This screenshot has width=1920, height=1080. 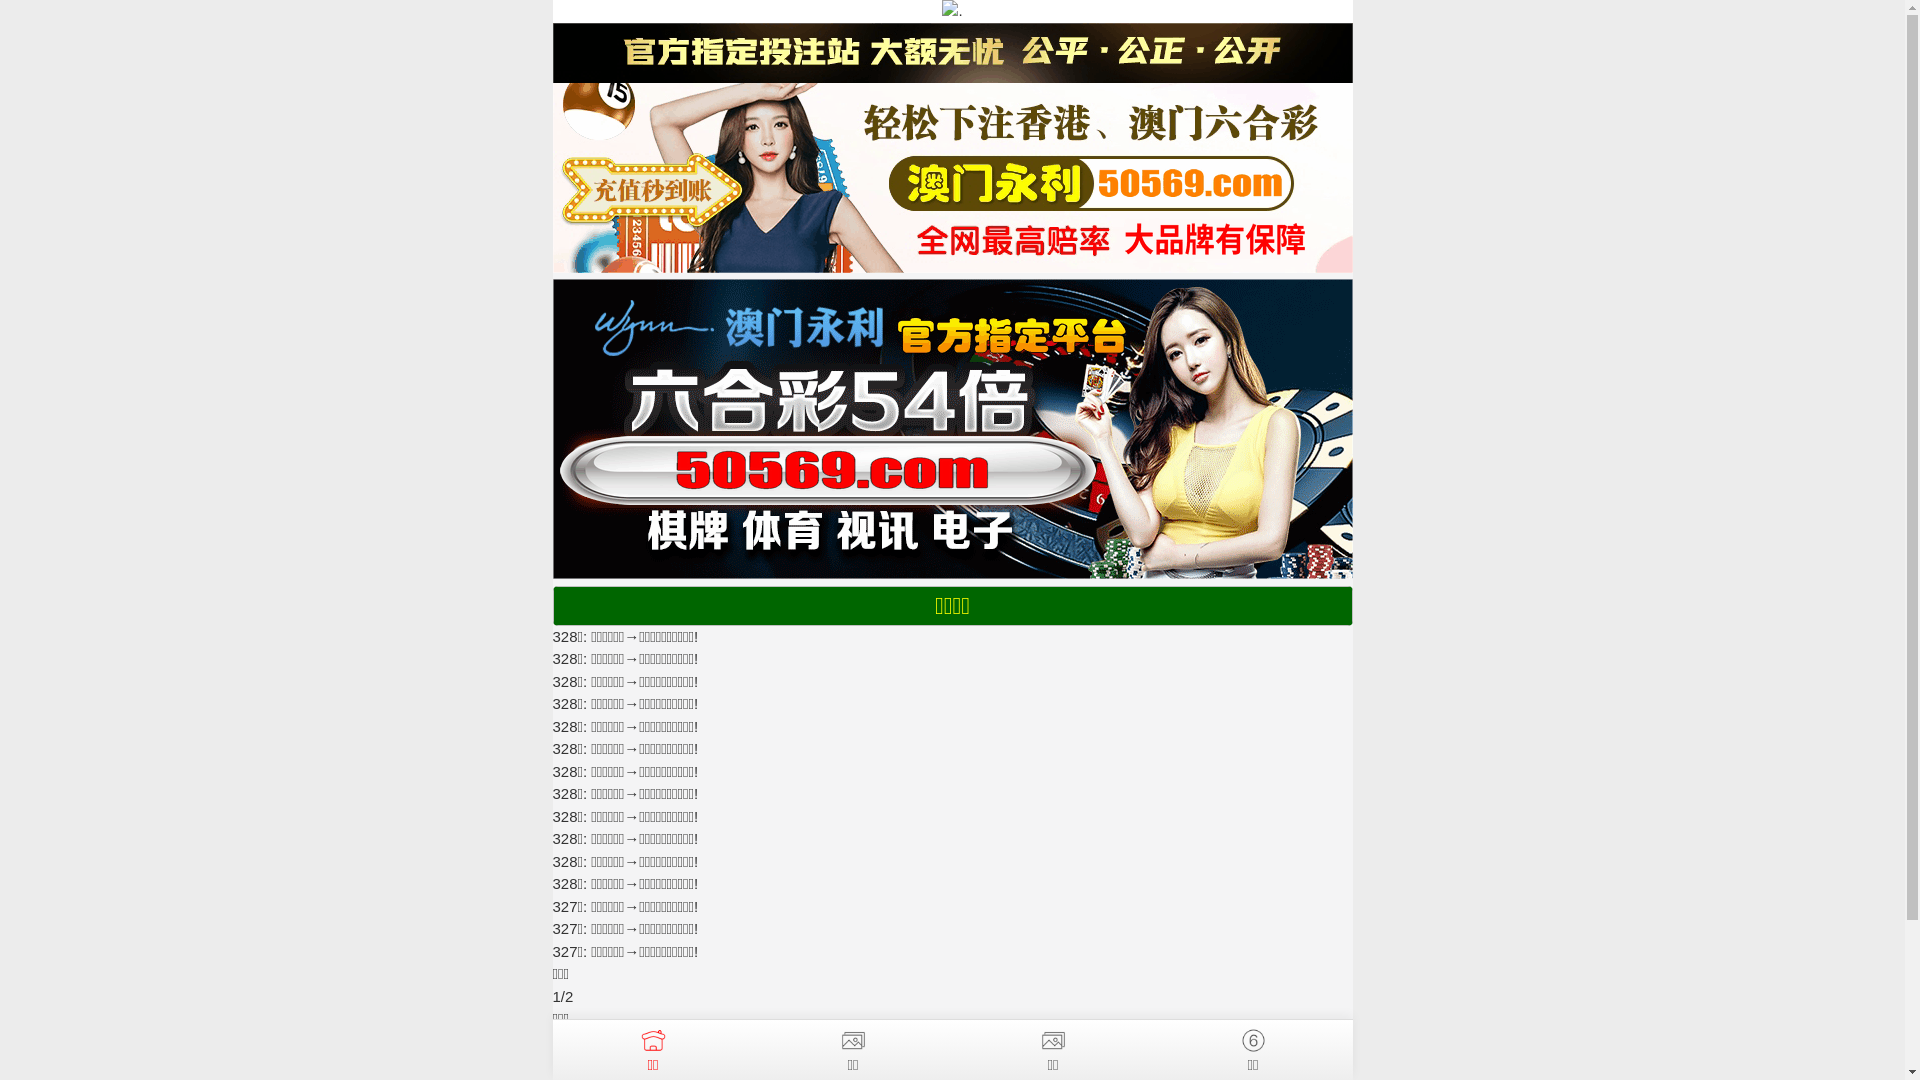 What do you see at coordinates (552, 996) in the screenshot?
I see `'1/2'` at bounding box center [552, 996].